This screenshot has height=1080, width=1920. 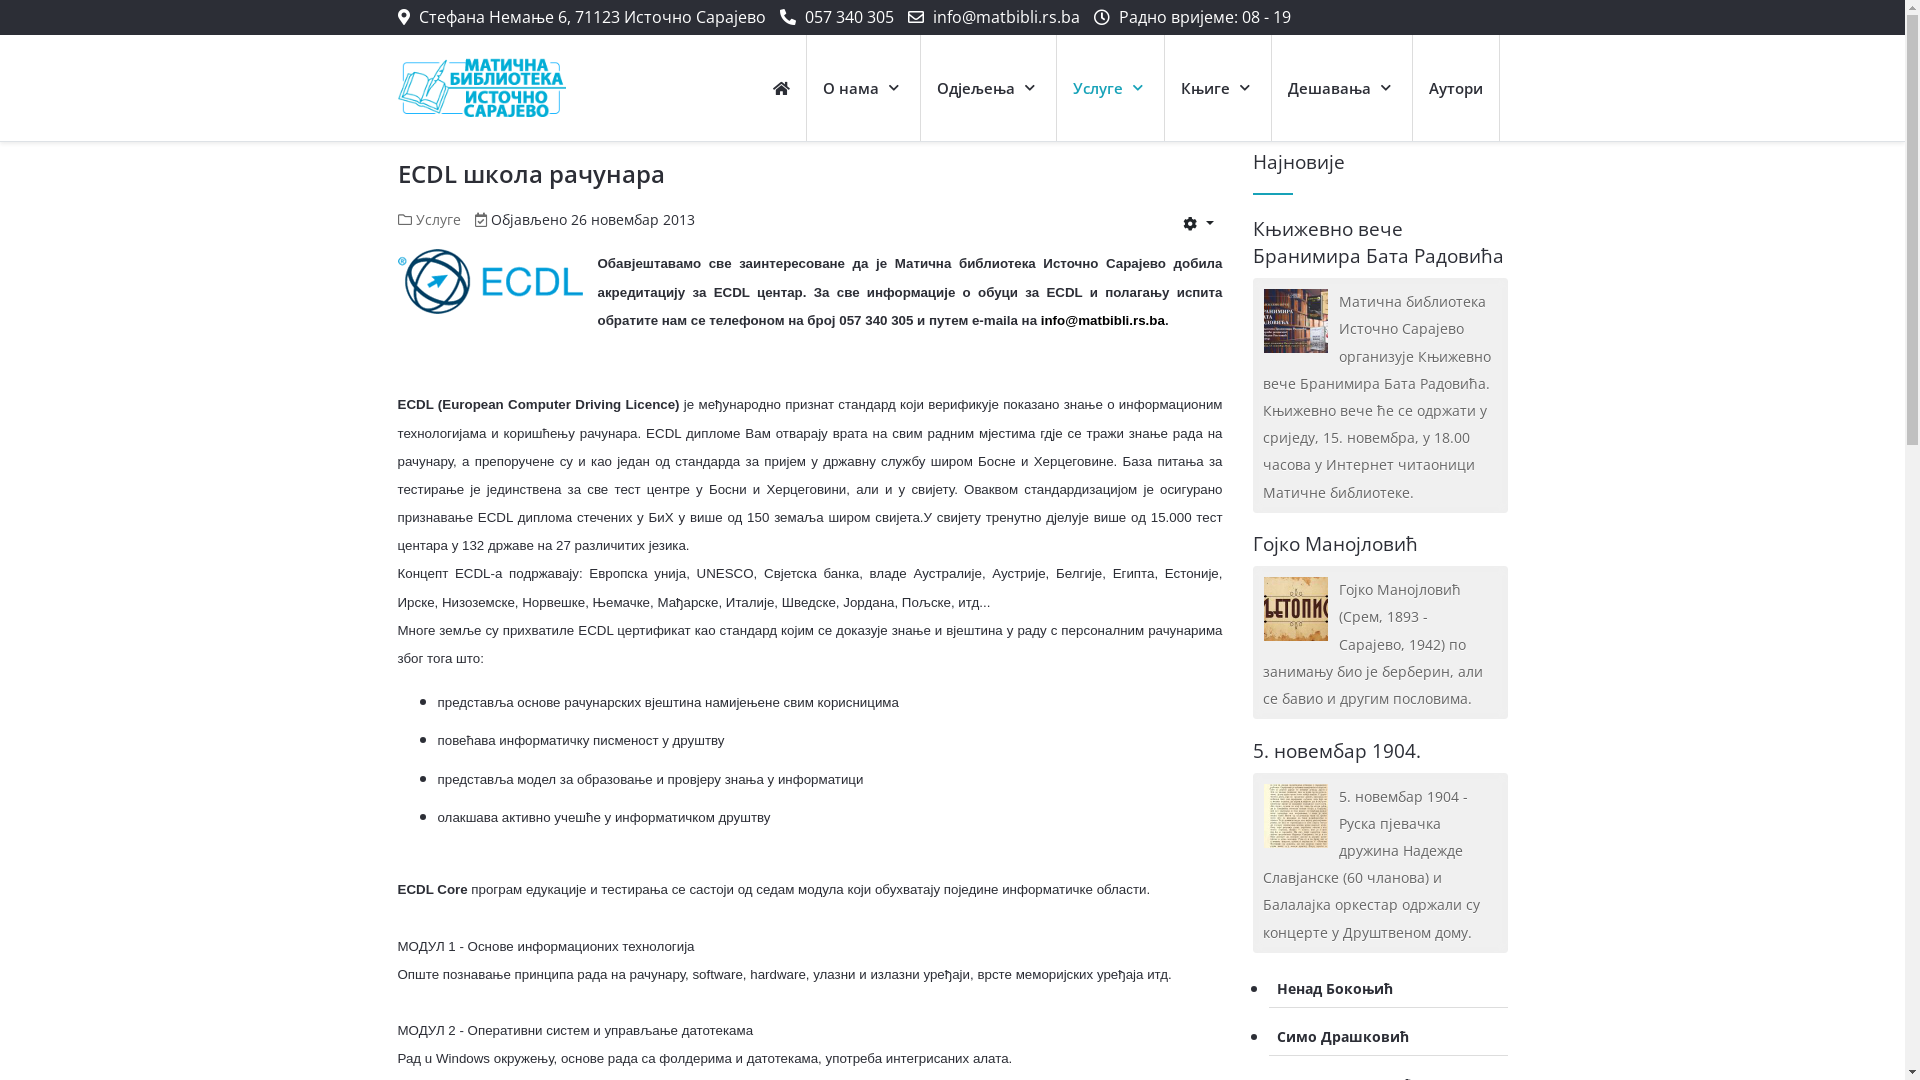 I want to click on 'info@matbibli.rs.ba', so click(x=1005, y=16).